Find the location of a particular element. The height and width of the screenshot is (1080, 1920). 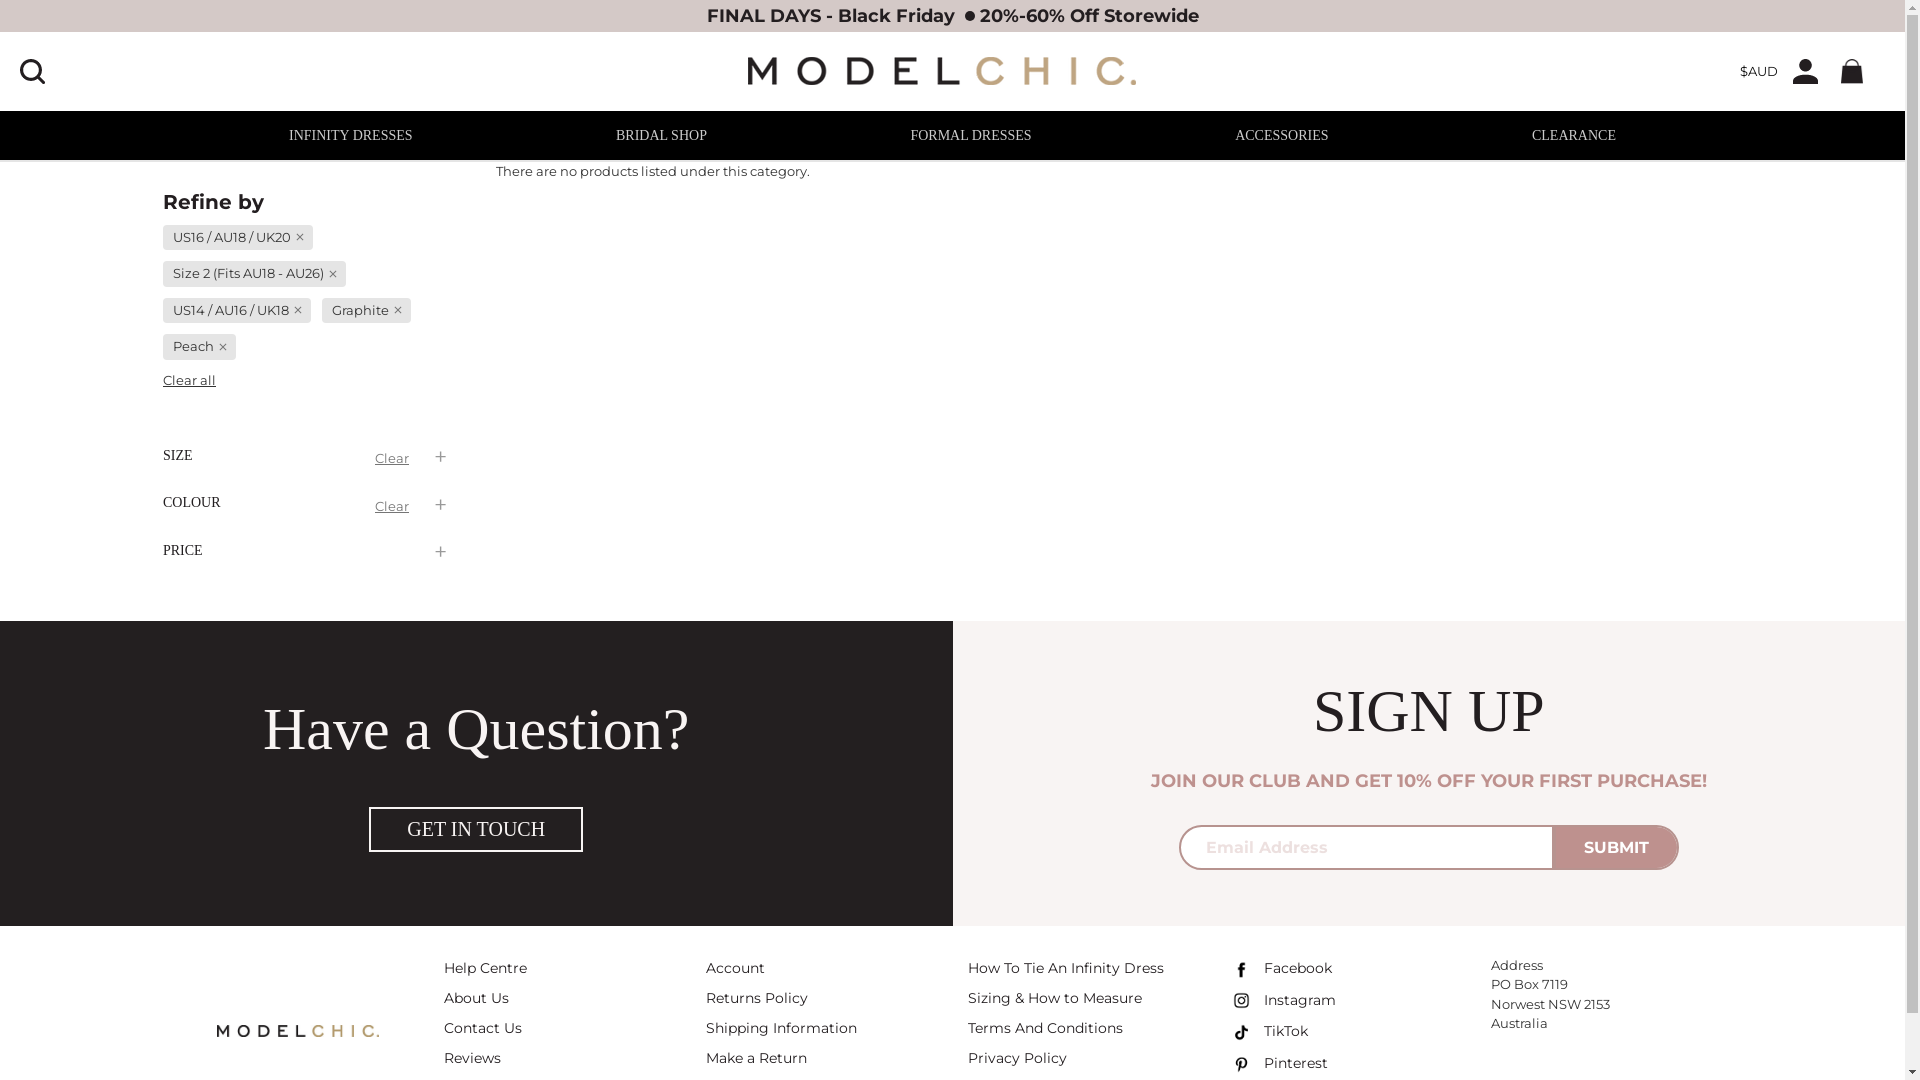

'$AUD' is located at coordinates (1757, 71).